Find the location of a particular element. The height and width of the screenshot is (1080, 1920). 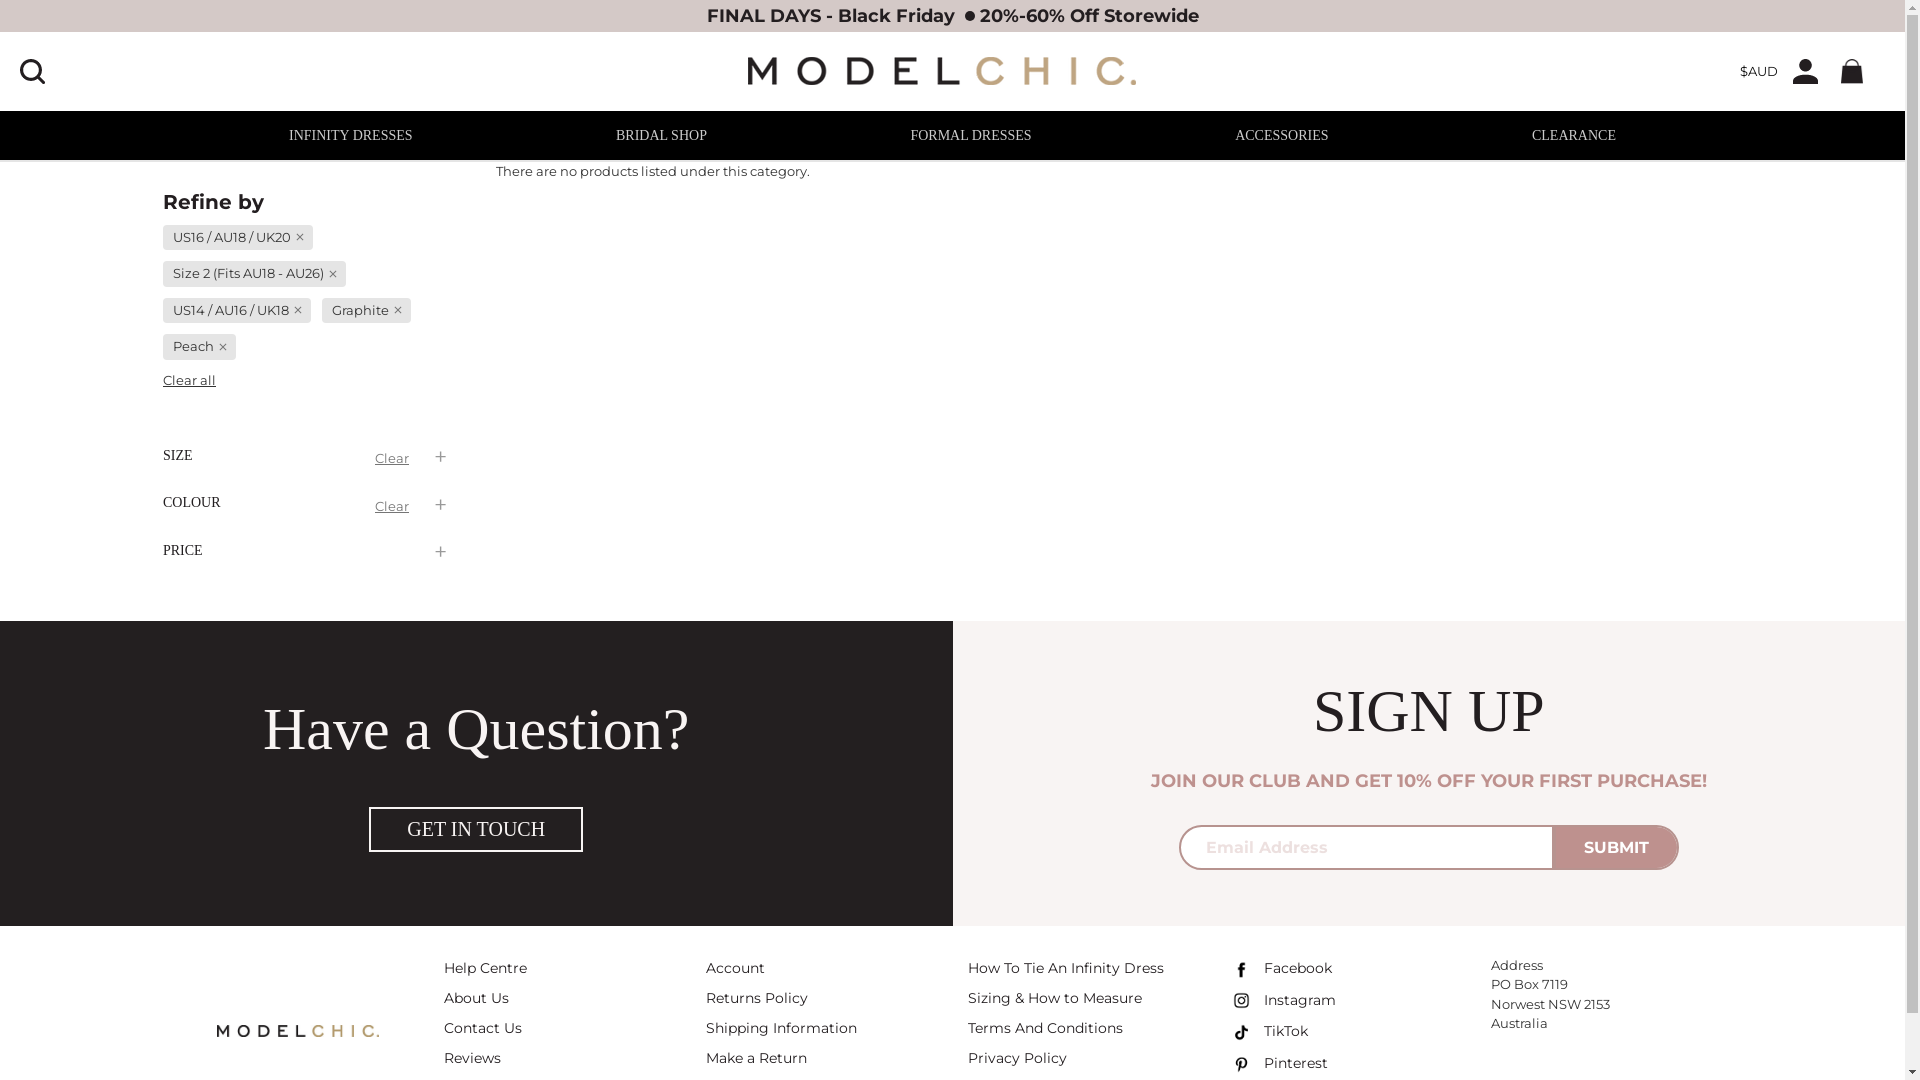

'$AUD' is located at coordinates (1757, 71).